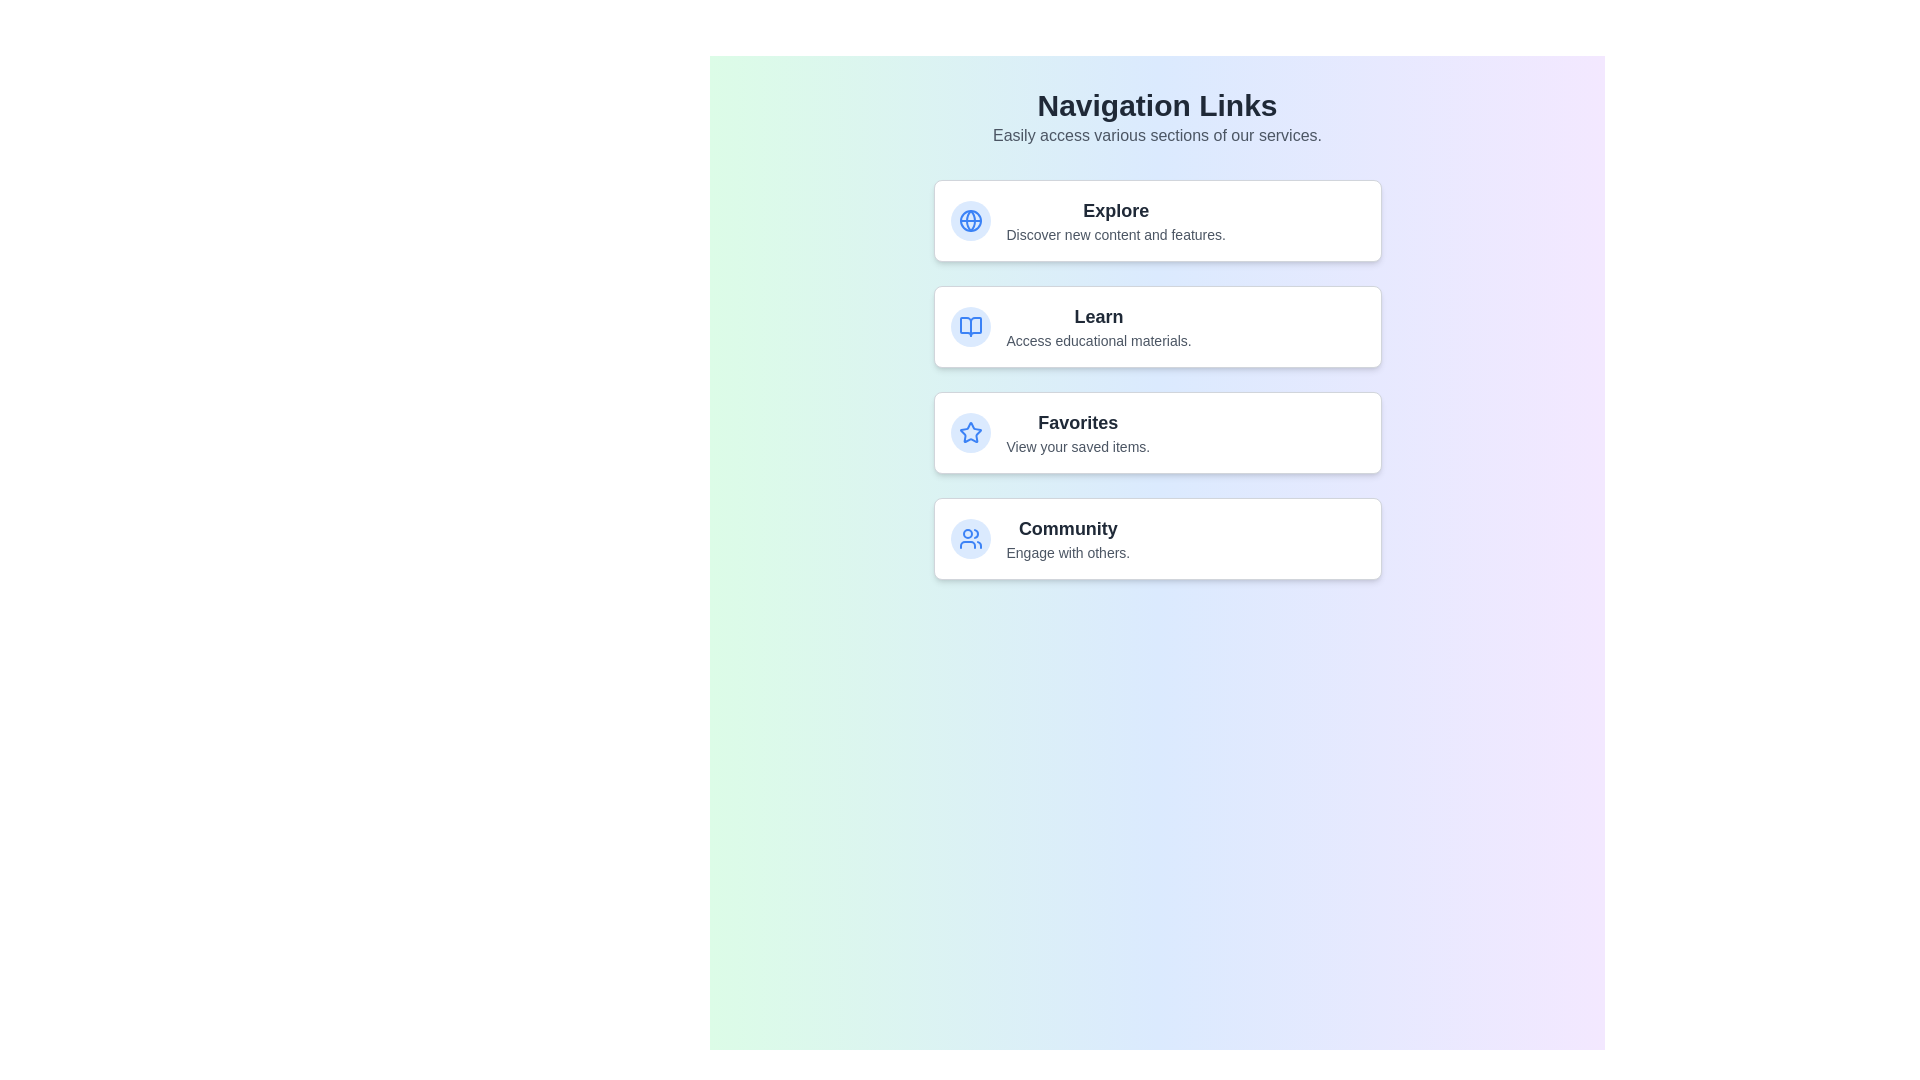  I want to click on the 'Explore' button, which is the first item in a vertical list of navigational cards, featuring a globe icon and the title 'Explore' in bold dark-gray text, so click(1157, 220).